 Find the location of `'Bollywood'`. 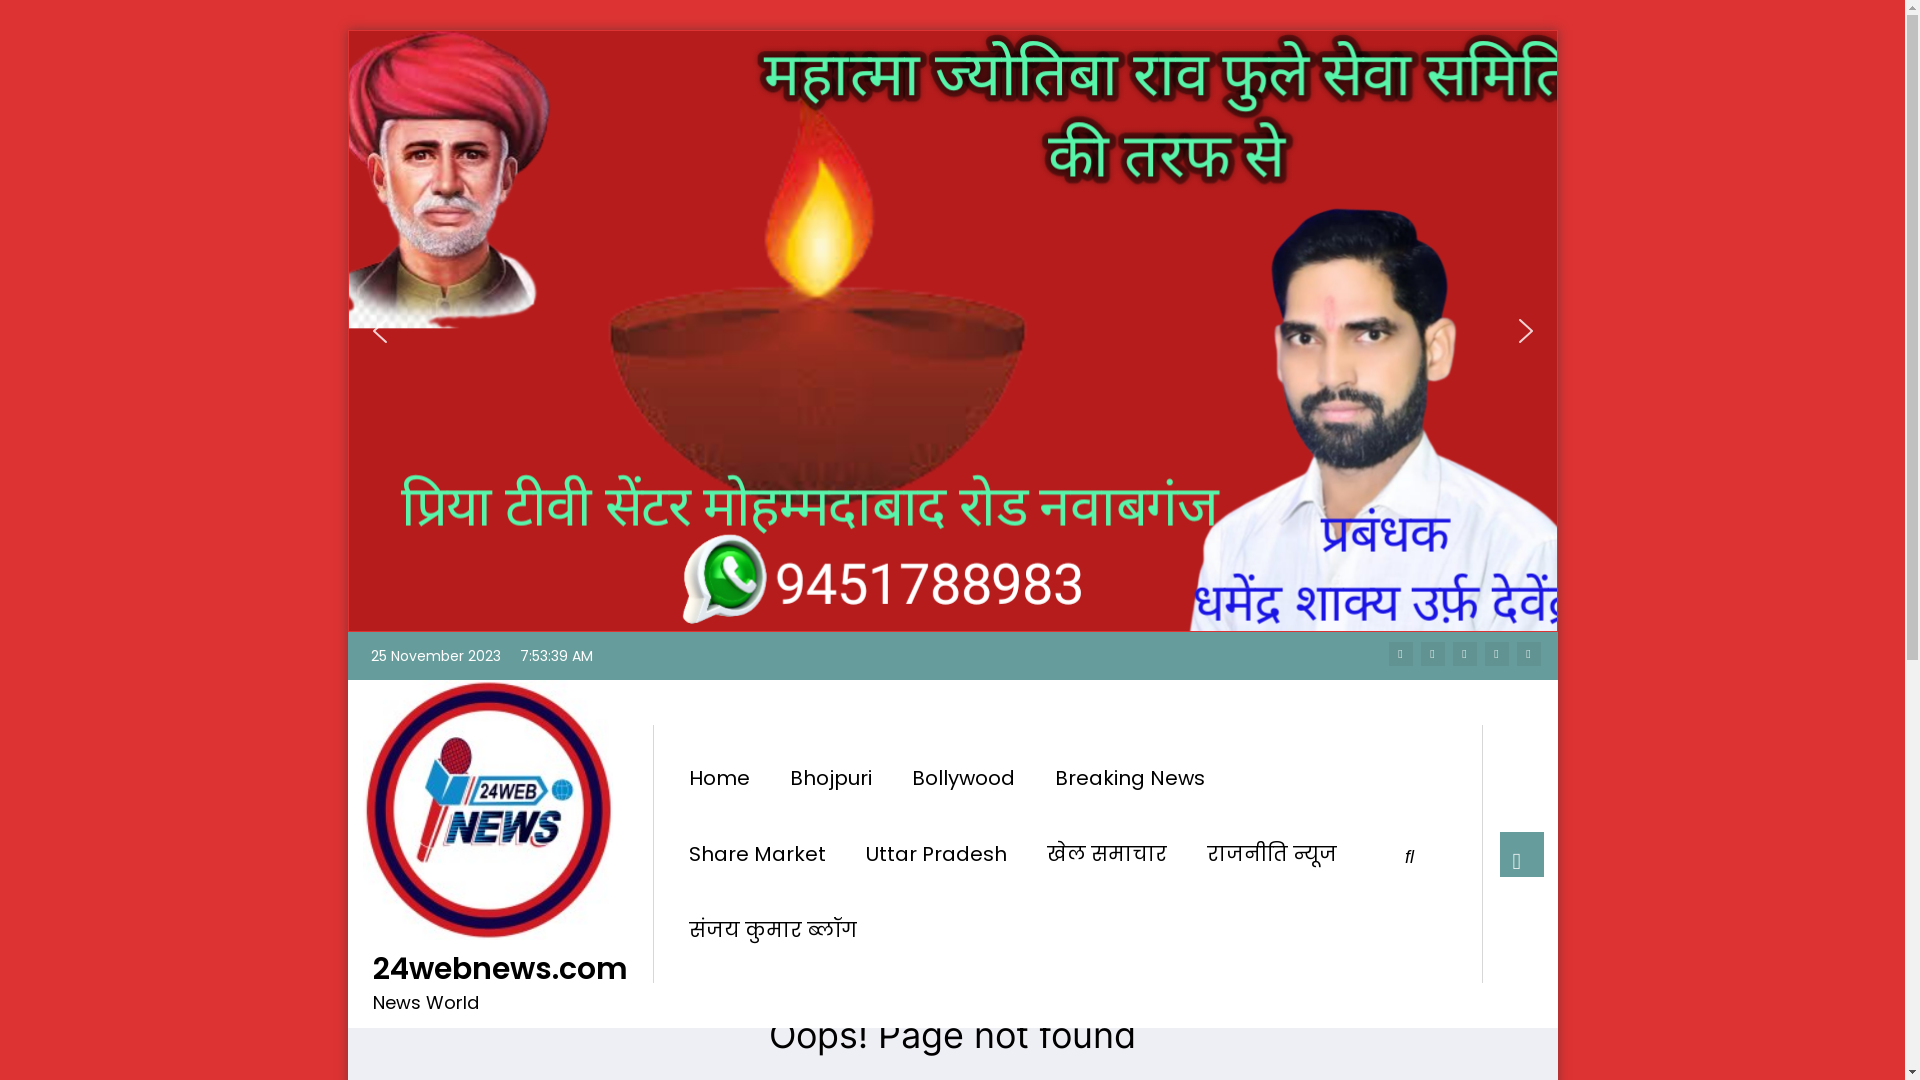

'Bollywood' is located at coordinates (891, 777).